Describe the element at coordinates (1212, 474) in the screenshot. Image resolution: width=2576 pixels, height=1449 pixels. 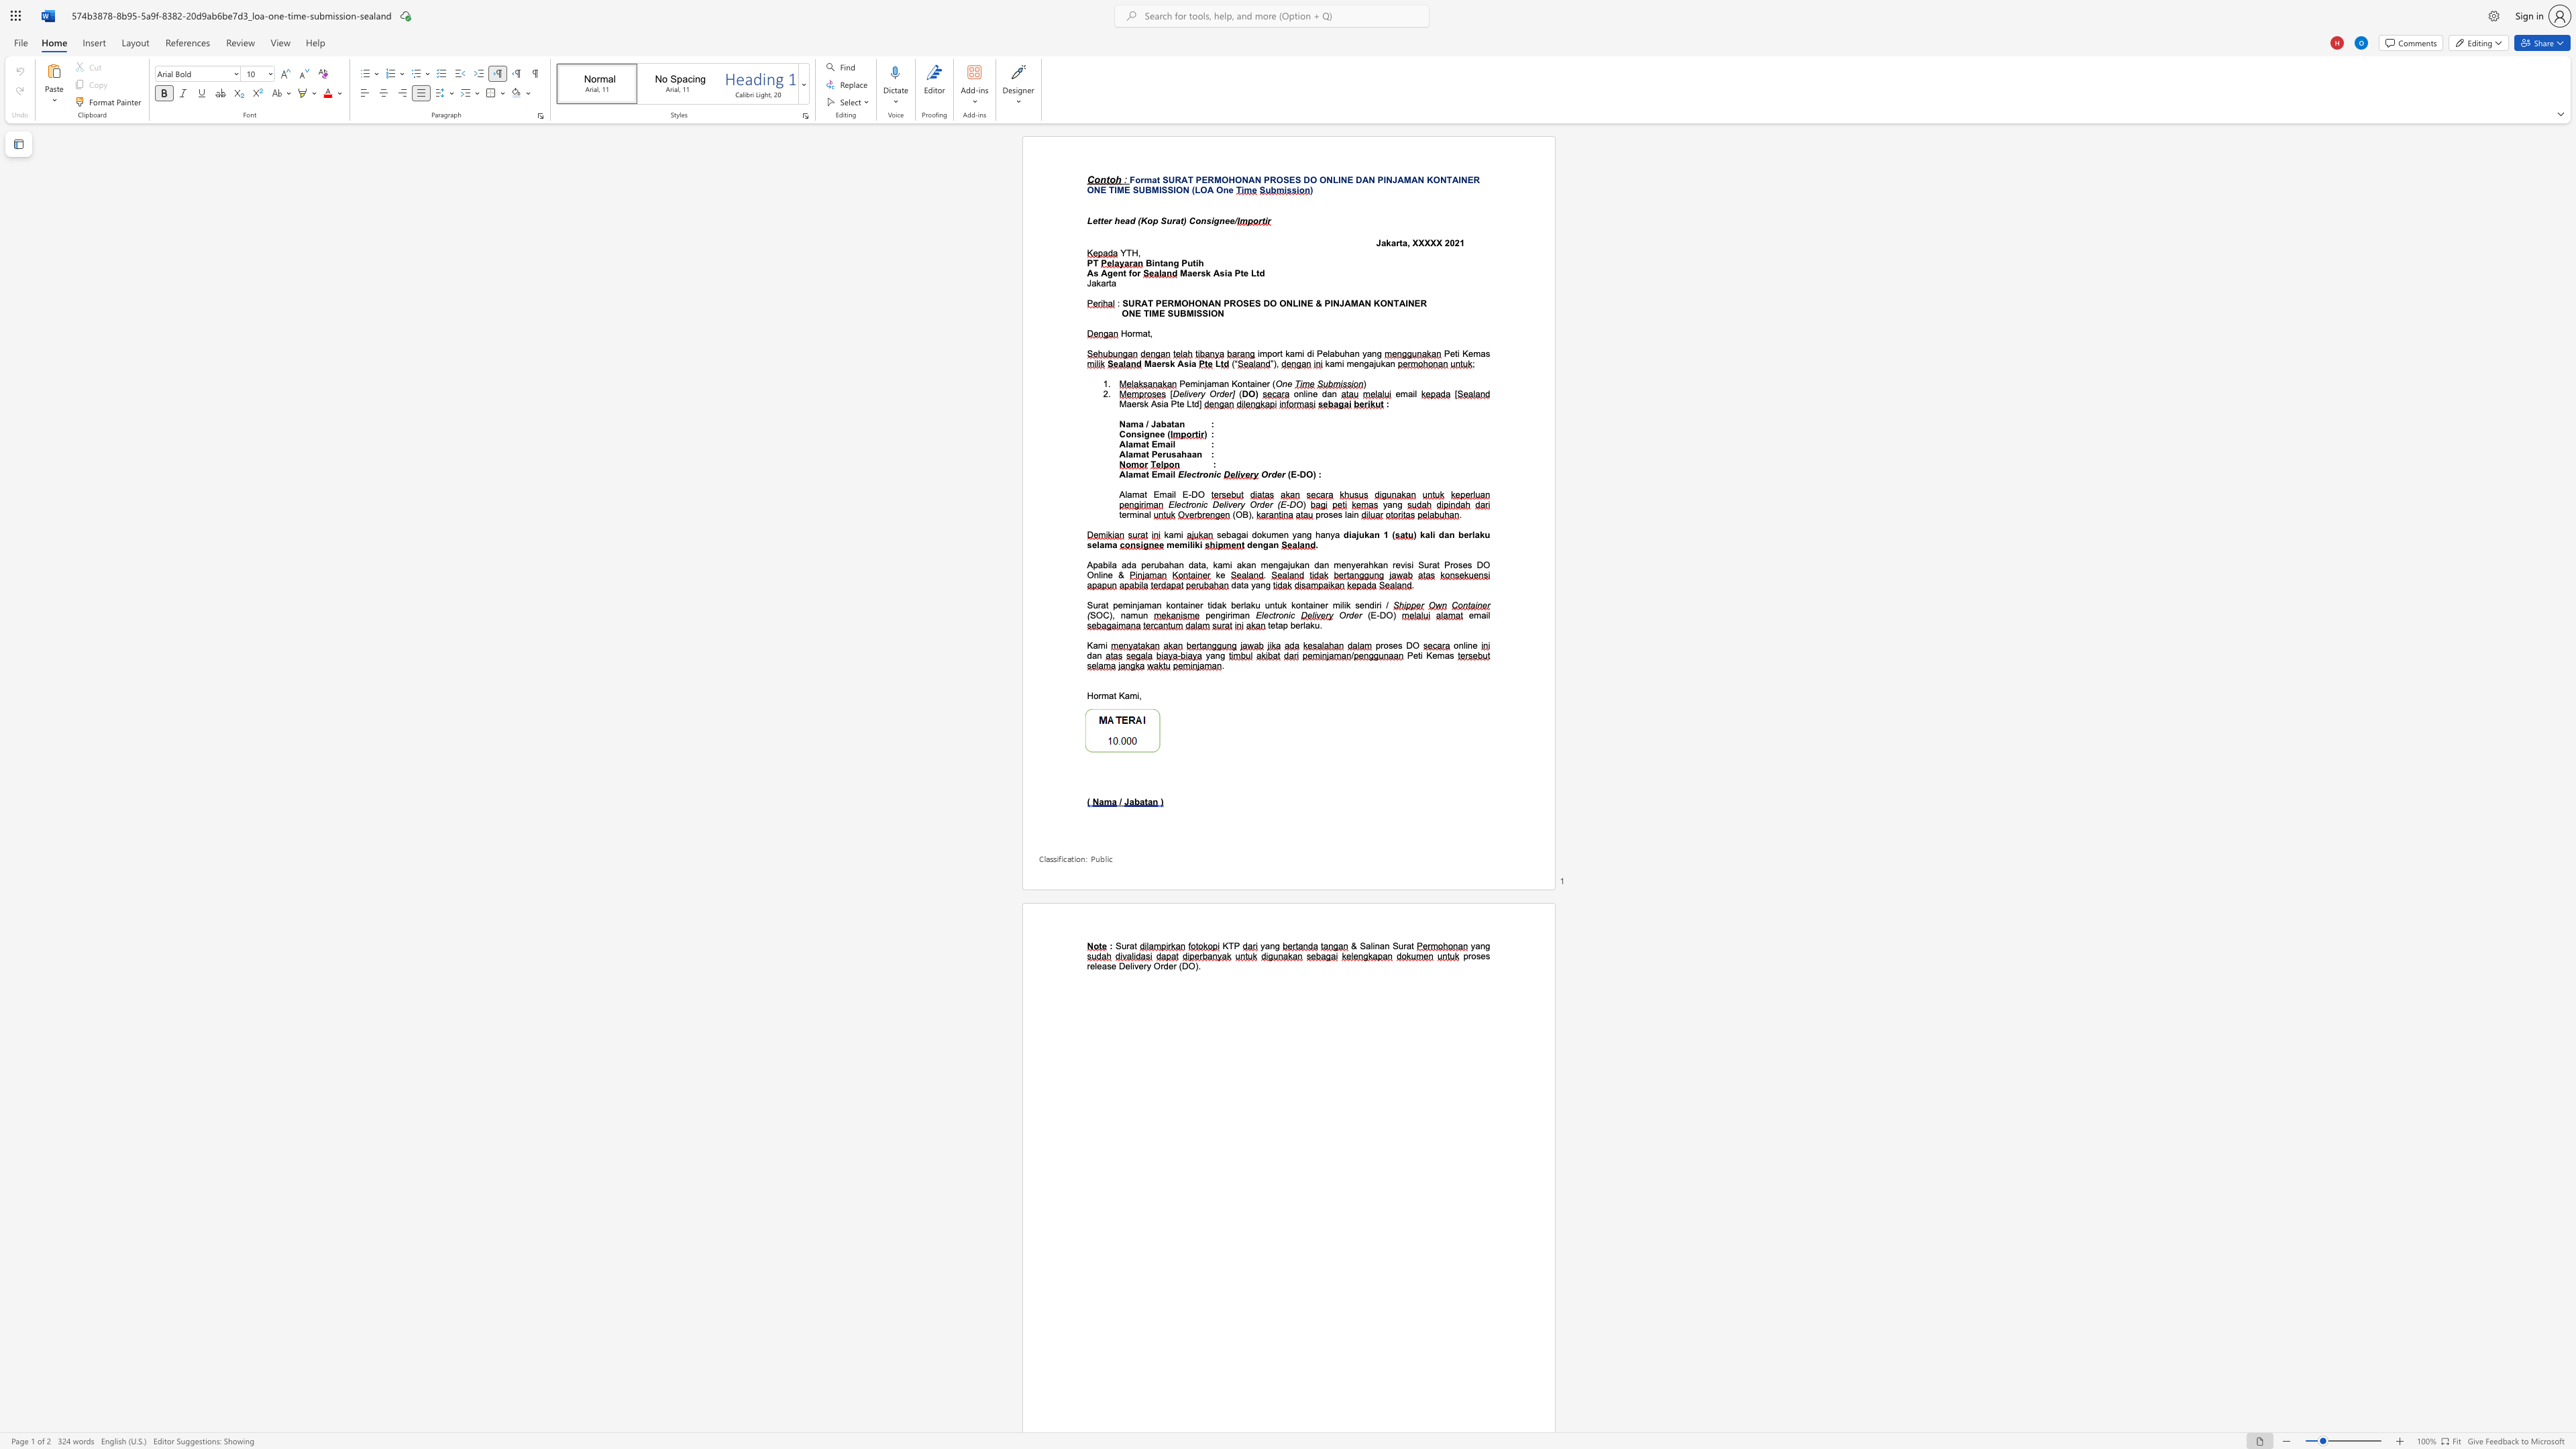
I see `the space between the continuous character "n" and "i" in the text` at that location.